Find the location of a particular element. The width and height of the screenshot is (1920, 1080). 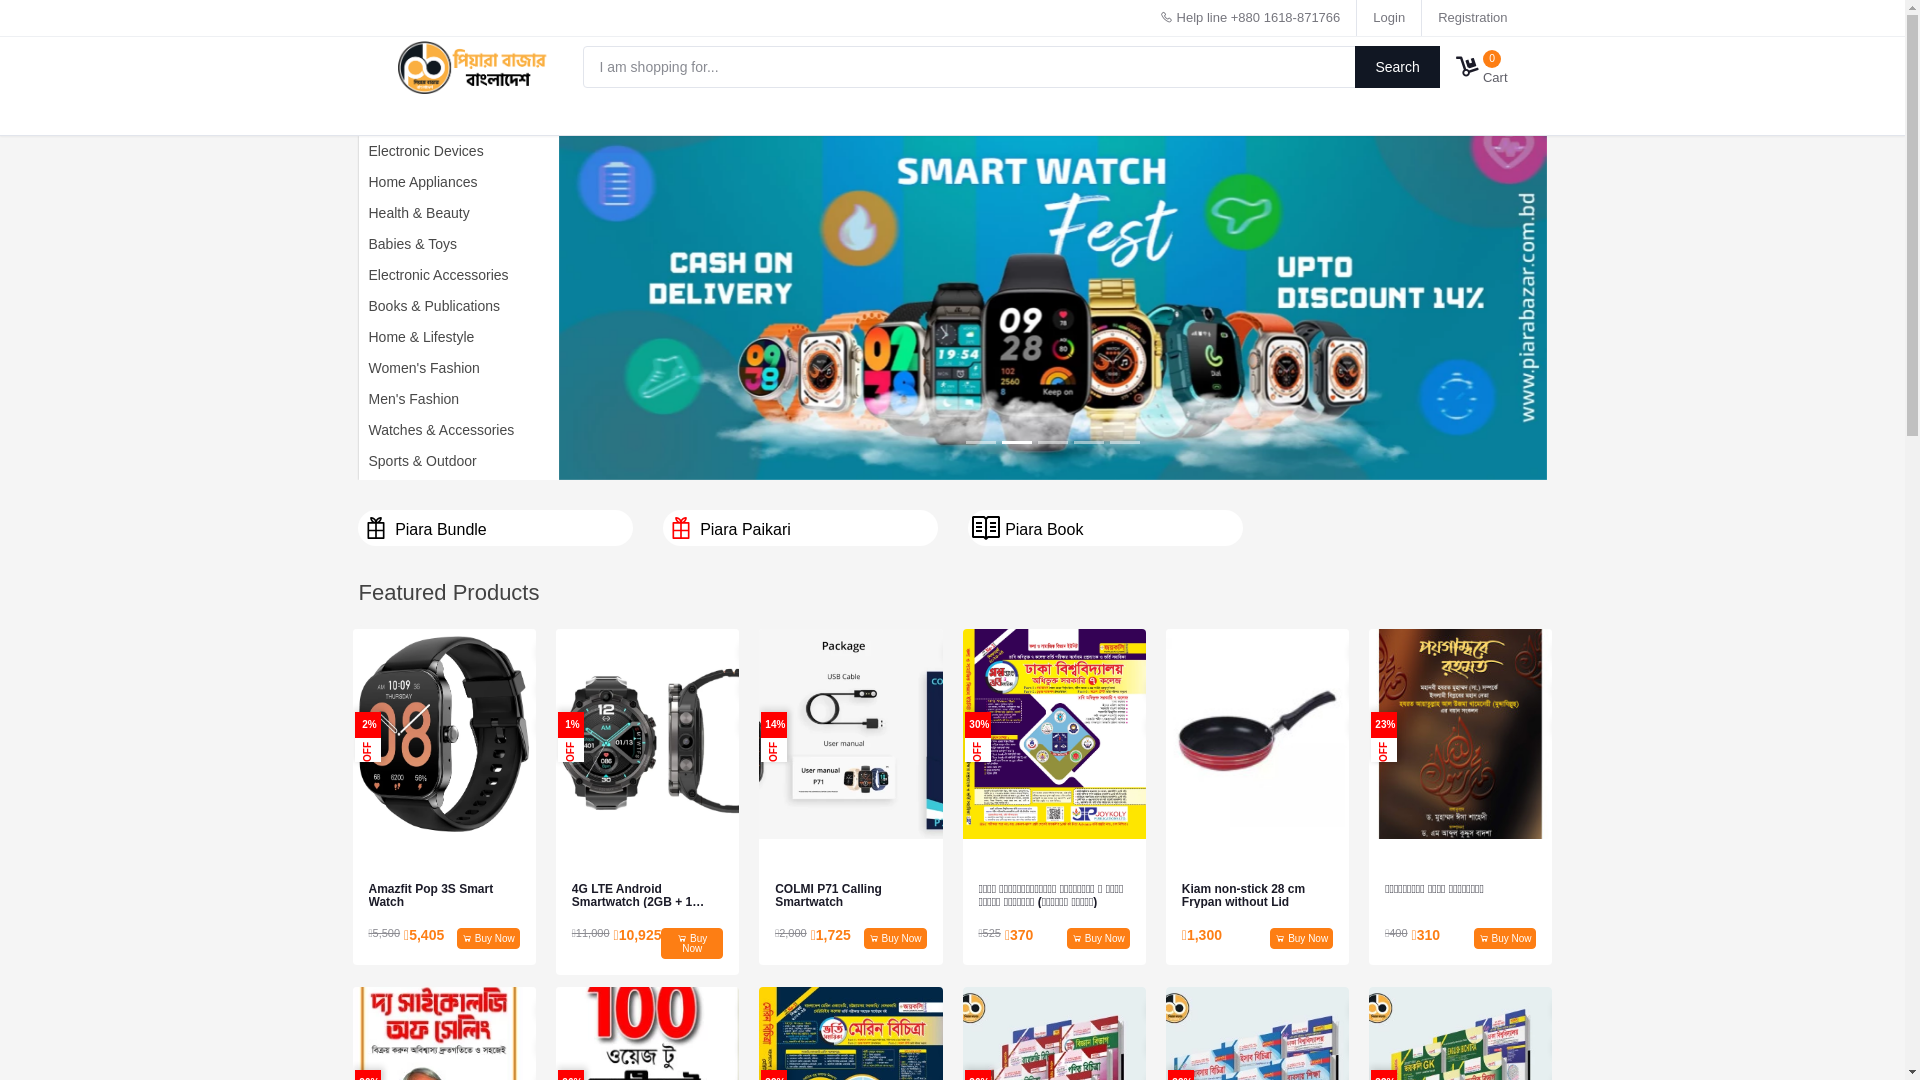

'Health & Beauty' is located at coordinates (358, 212).